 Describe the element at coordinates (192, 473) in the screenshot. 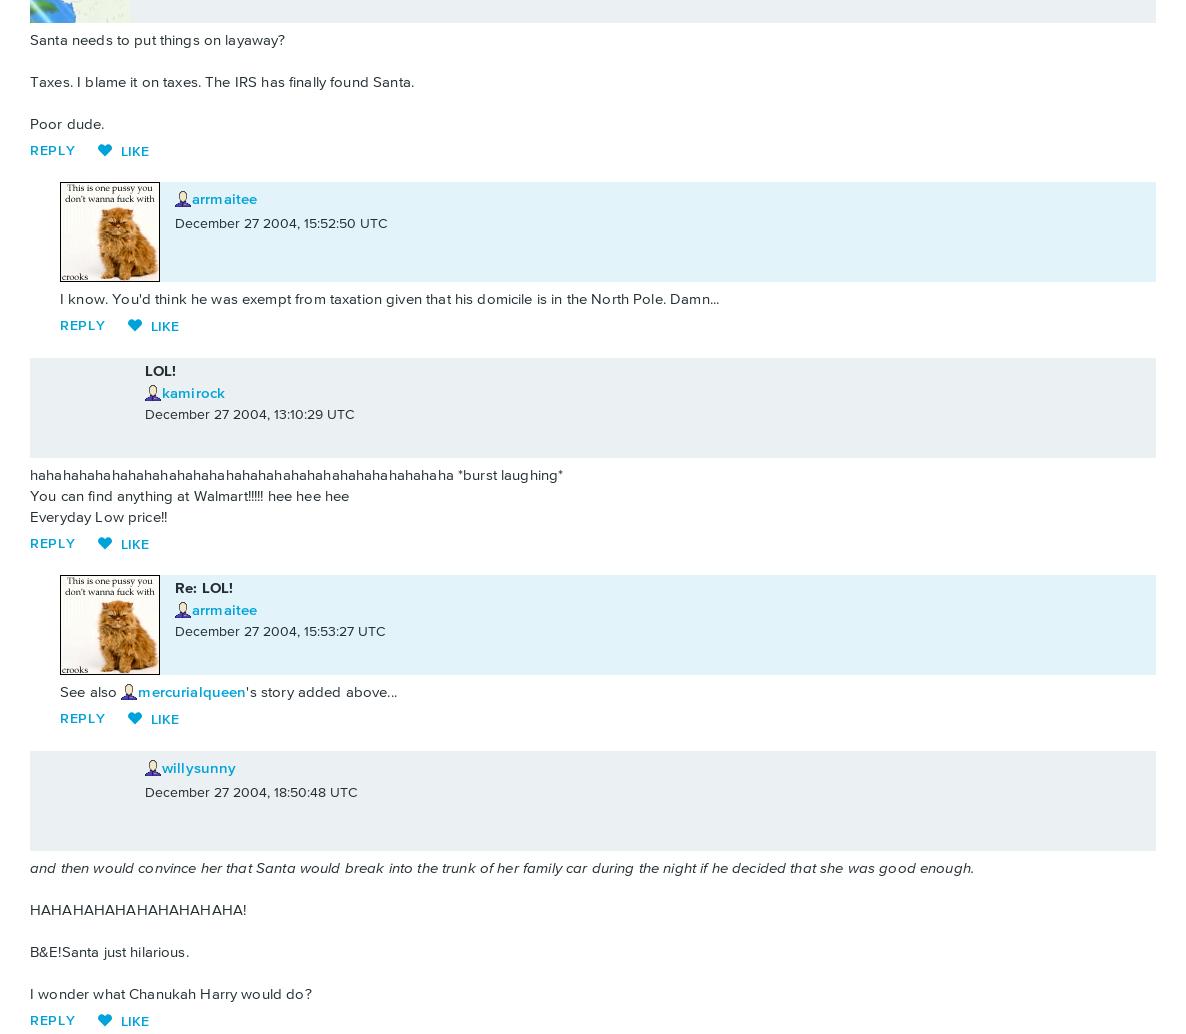

I see `'hahahahahahahahahahahahahahahahahahahaha'` at that location.